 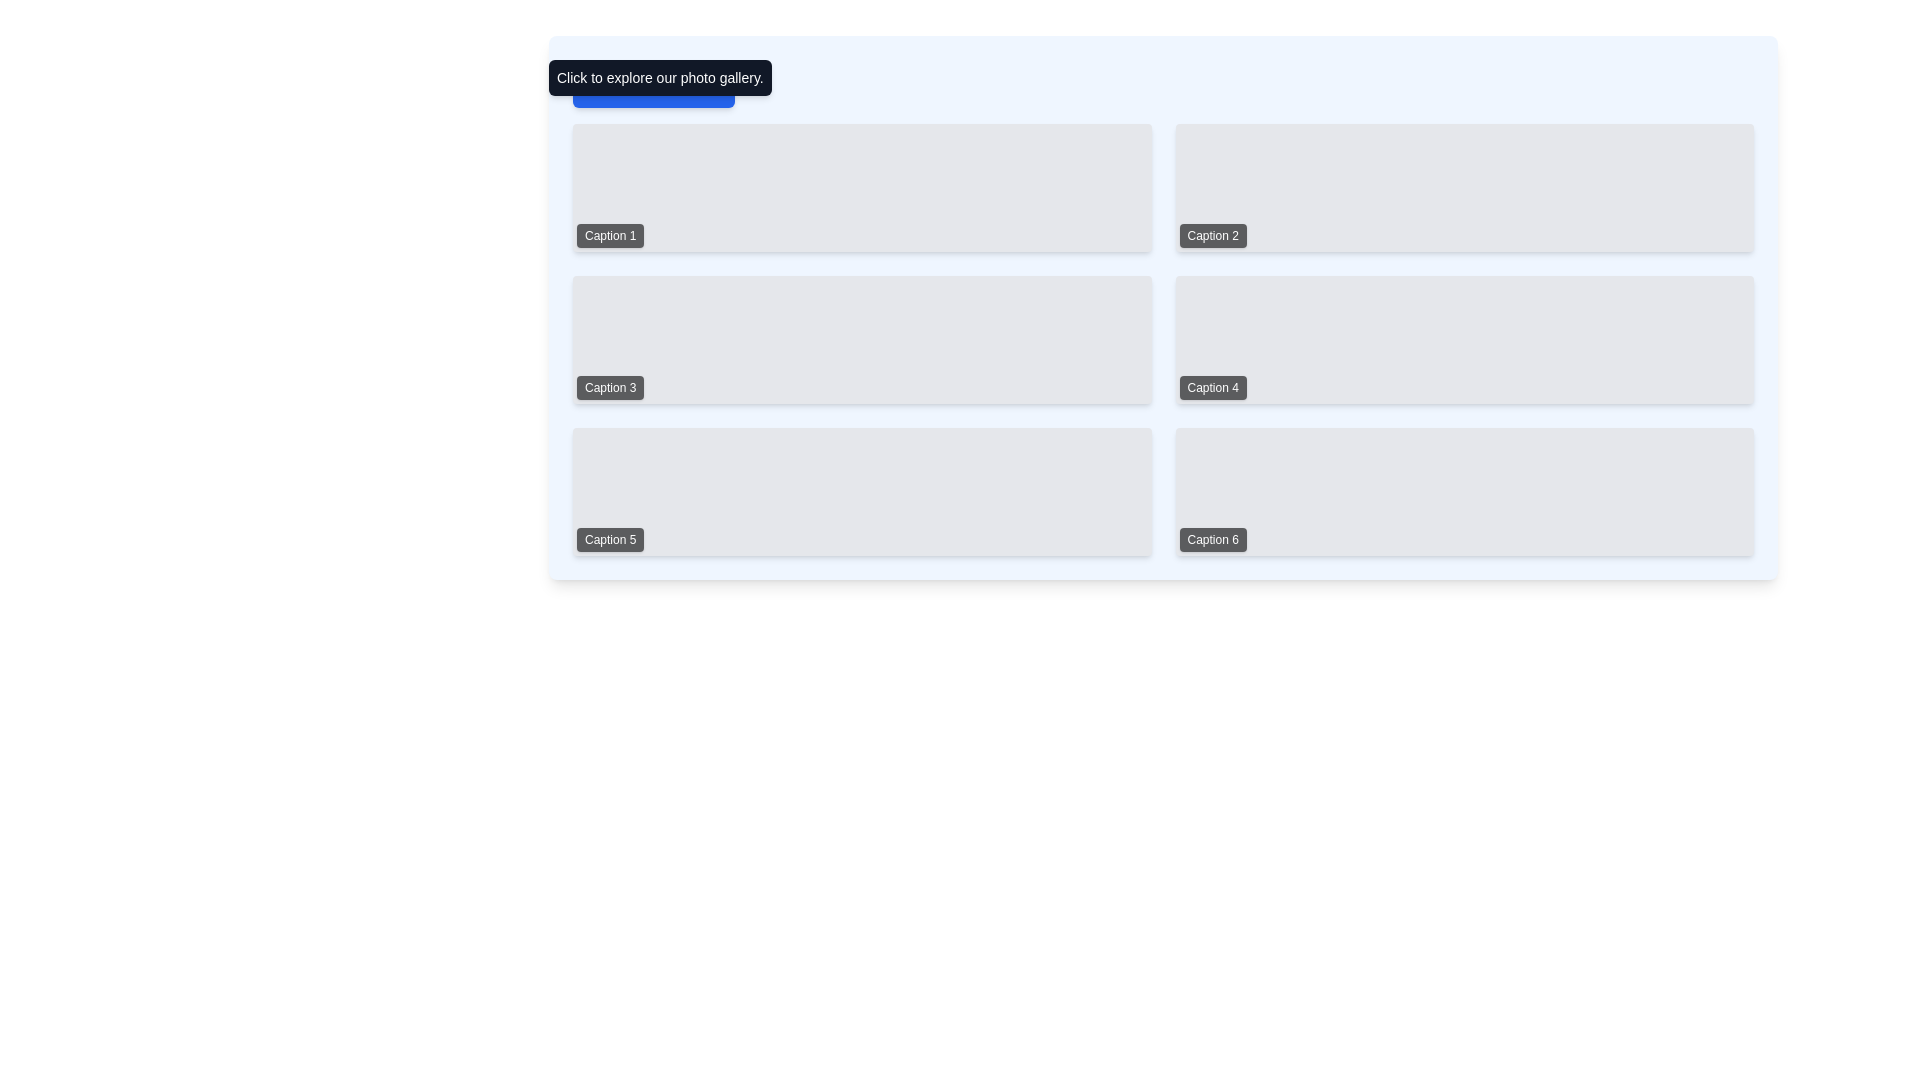 What do you see at coordinates (862, 338) in the screenshot?
I see `the grid tile labeled 'Caption 3'` at bounding box center [862, 338].